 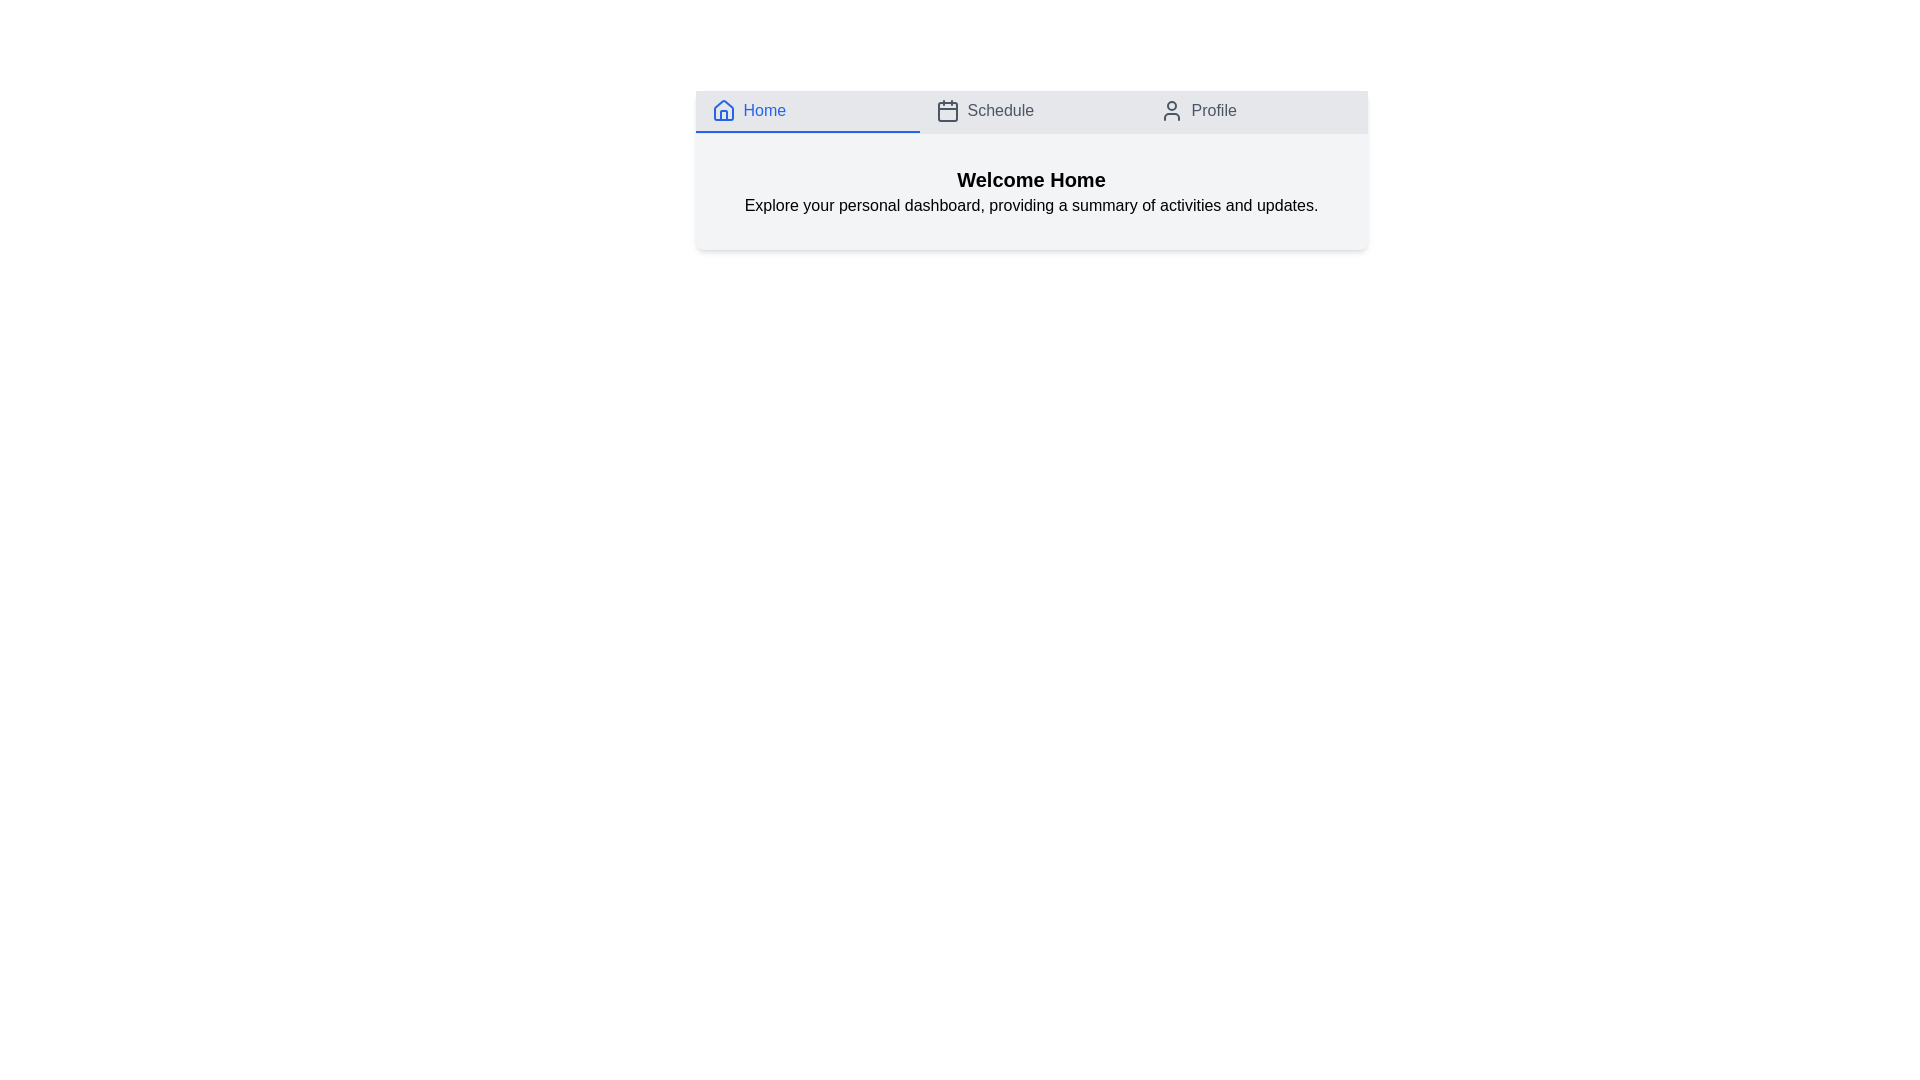 What do you see at coordinates (1031, 111) in the screenshot?
I see `the Schedule tab` at bounding box center [1031, 111].